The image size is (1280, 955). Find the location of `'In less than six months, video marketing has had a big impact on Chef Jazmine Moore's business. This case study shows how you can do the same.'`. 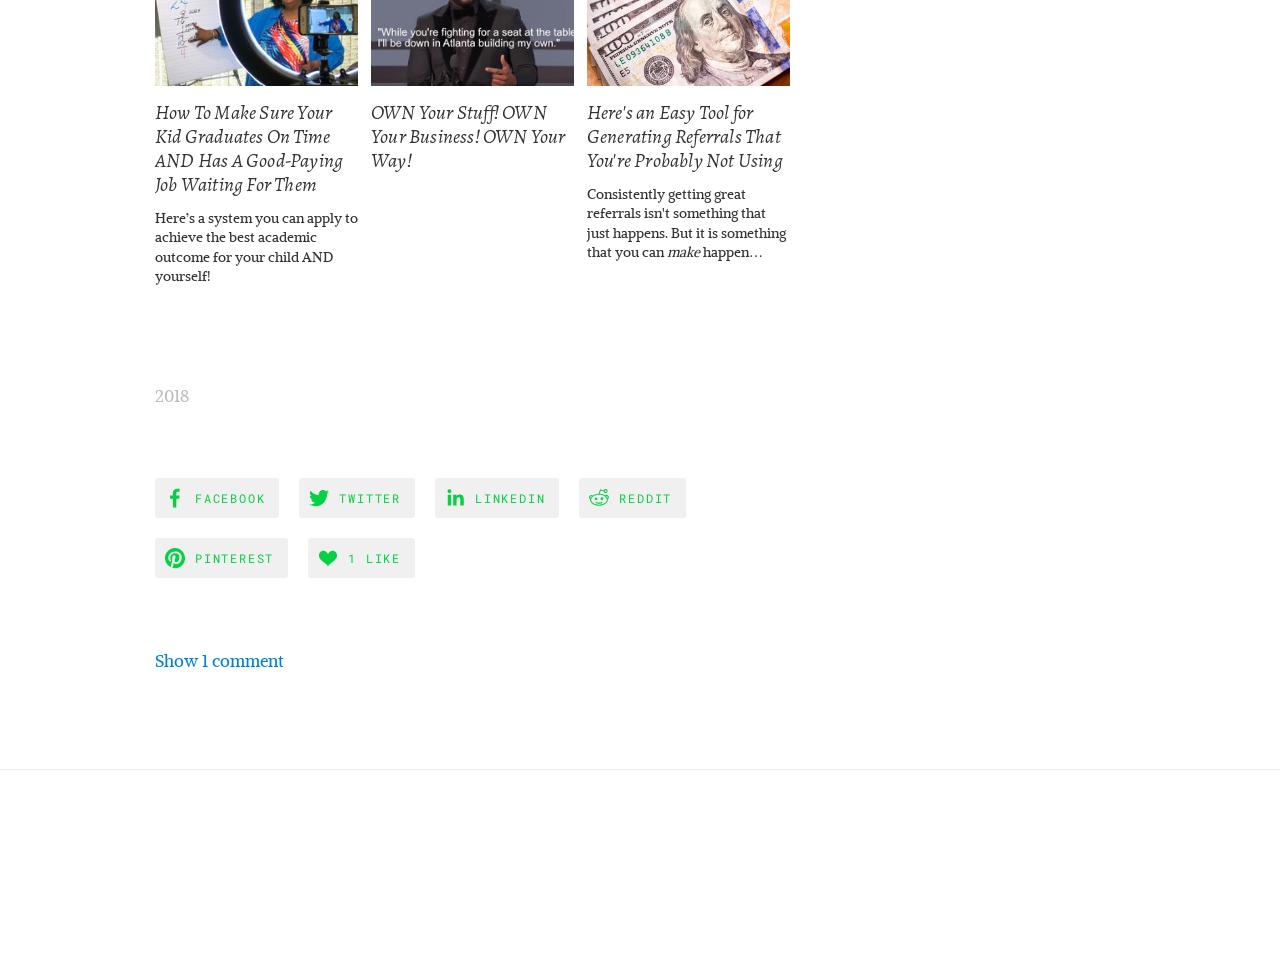

'In less than six months, video marketing has had a big impact on Chef Jazmine Moore's business. This case study shows how you can do the same.' is located at coordinates (1116, 231).